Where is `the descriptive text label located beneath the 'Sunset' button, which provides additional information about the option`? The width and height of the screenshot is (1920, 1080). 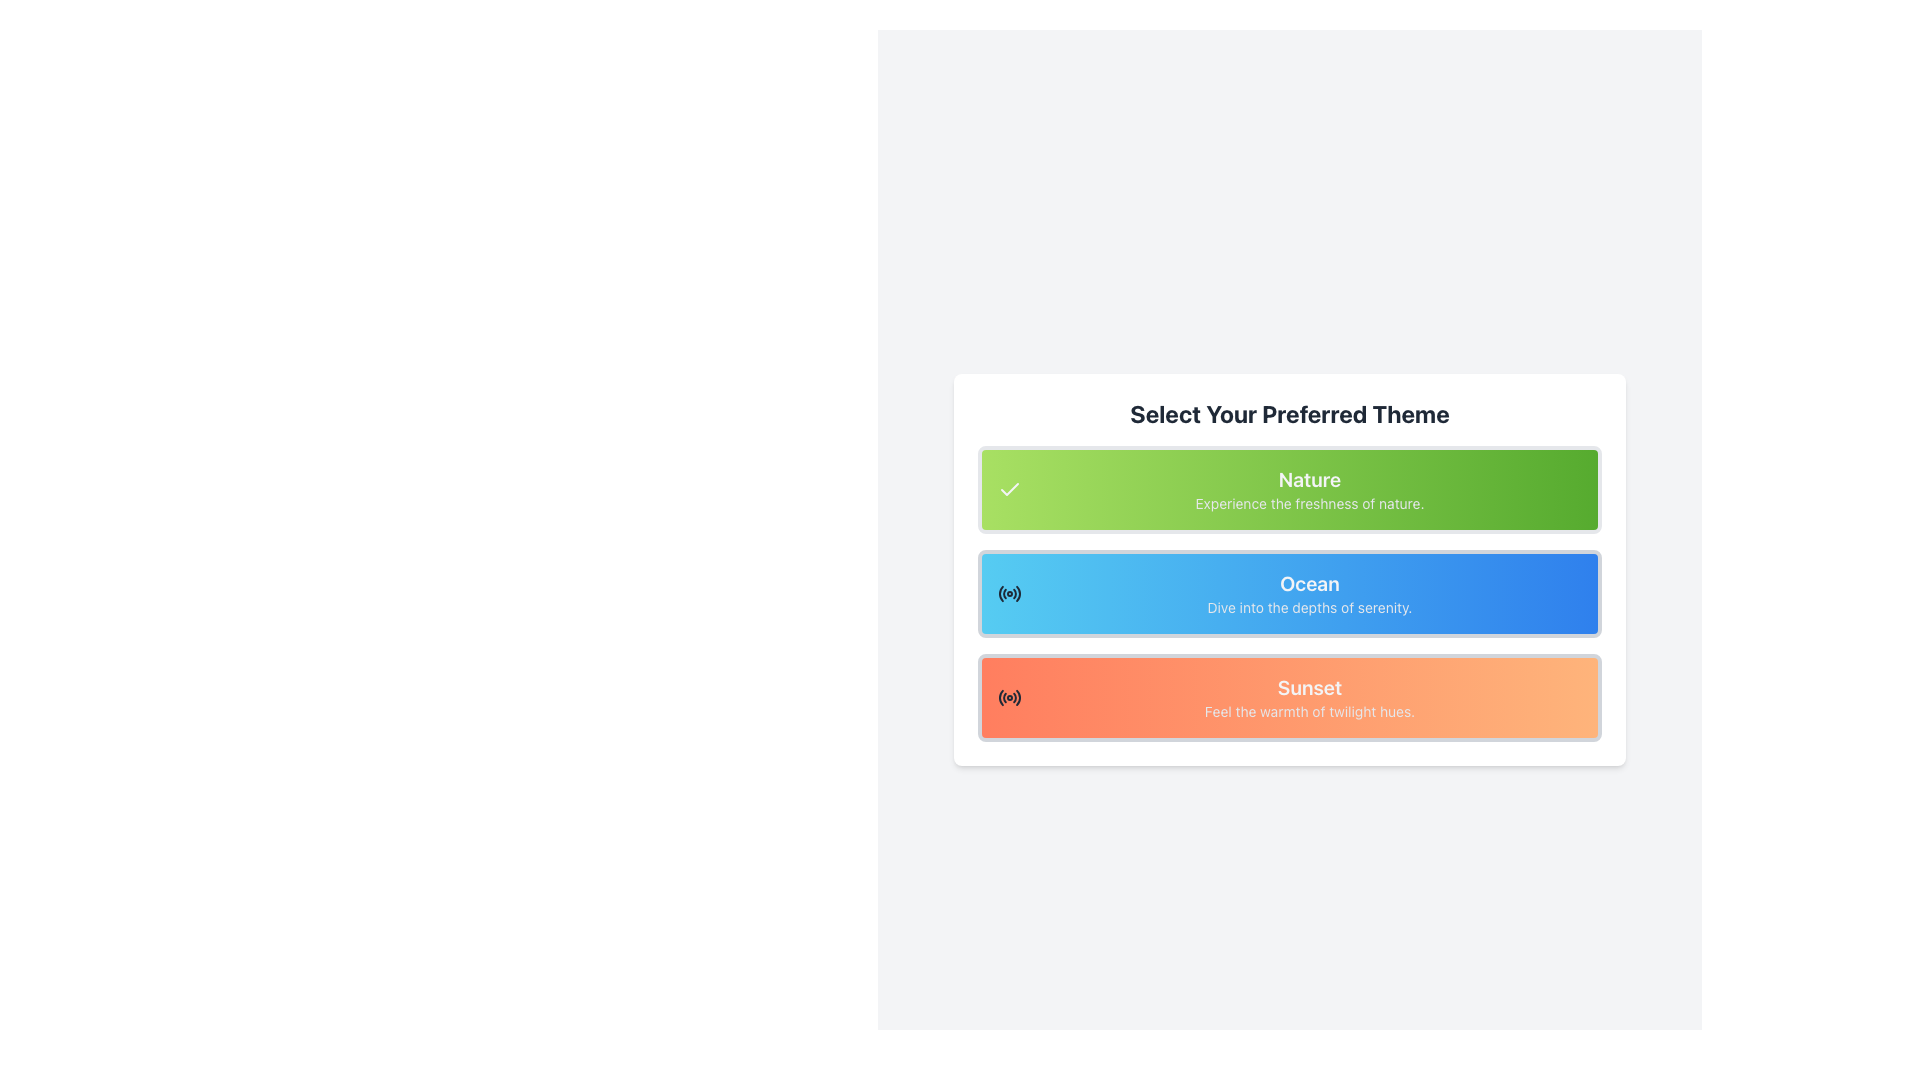
the descriptive text label located beneath the 'Sunset' button, which provides additional information about the option is located at coordinates (1310, 711).